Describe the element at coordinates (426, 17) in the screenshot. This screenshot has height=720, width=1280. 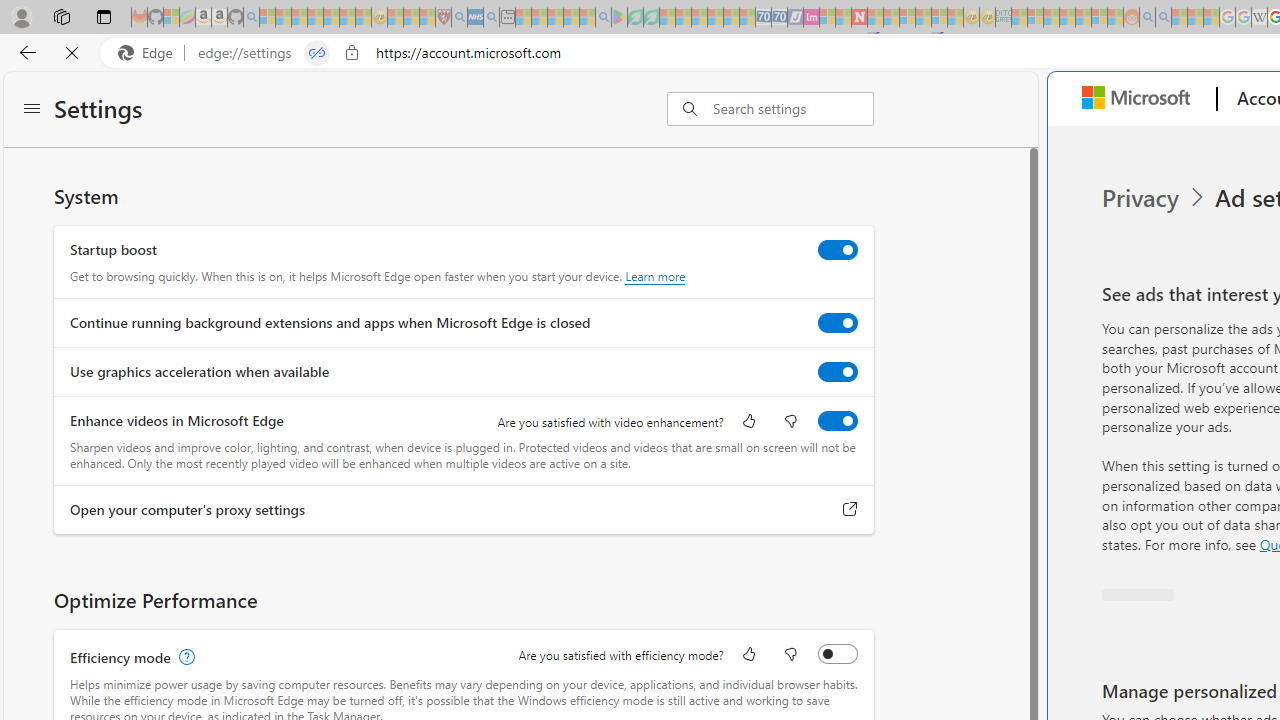
I see `'Local - MSN - Sleeping'` at that location.